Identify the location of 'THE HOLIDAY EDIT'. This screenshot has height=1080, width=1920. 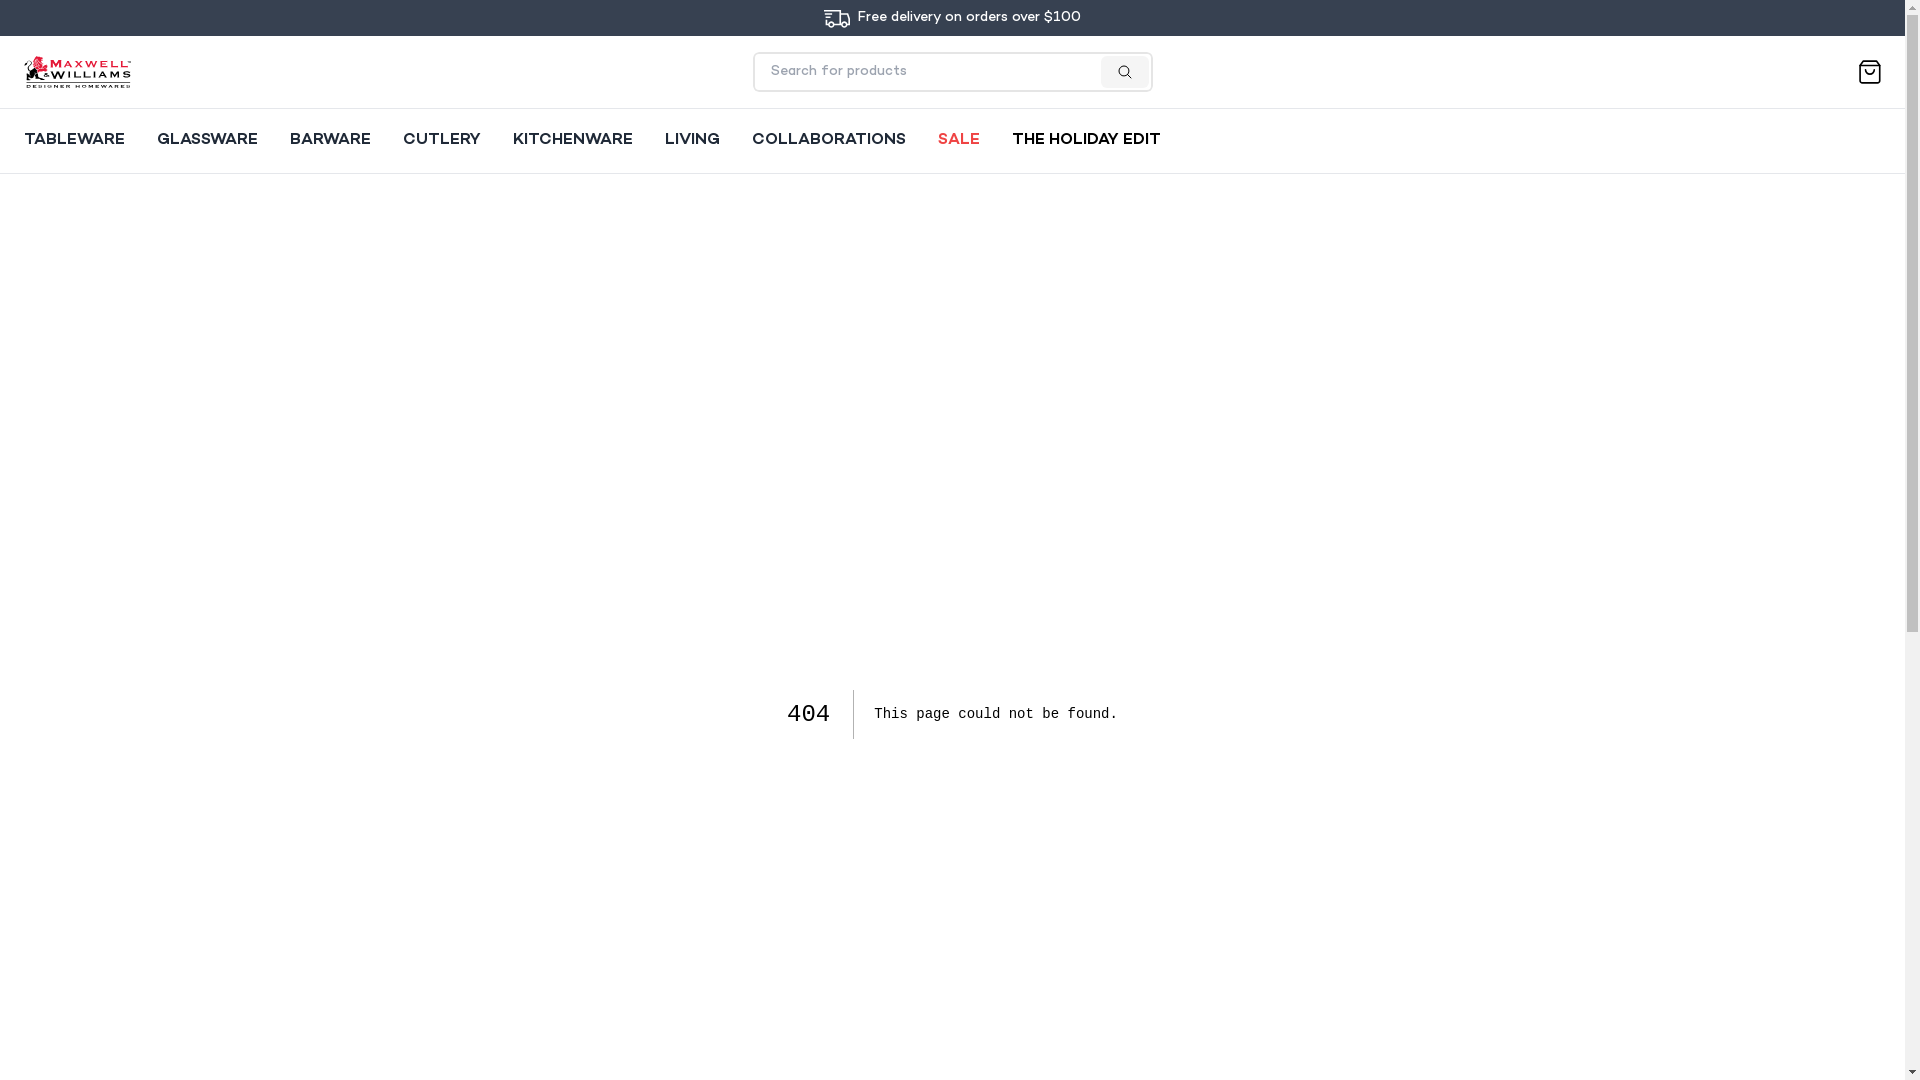
(1085, 140).